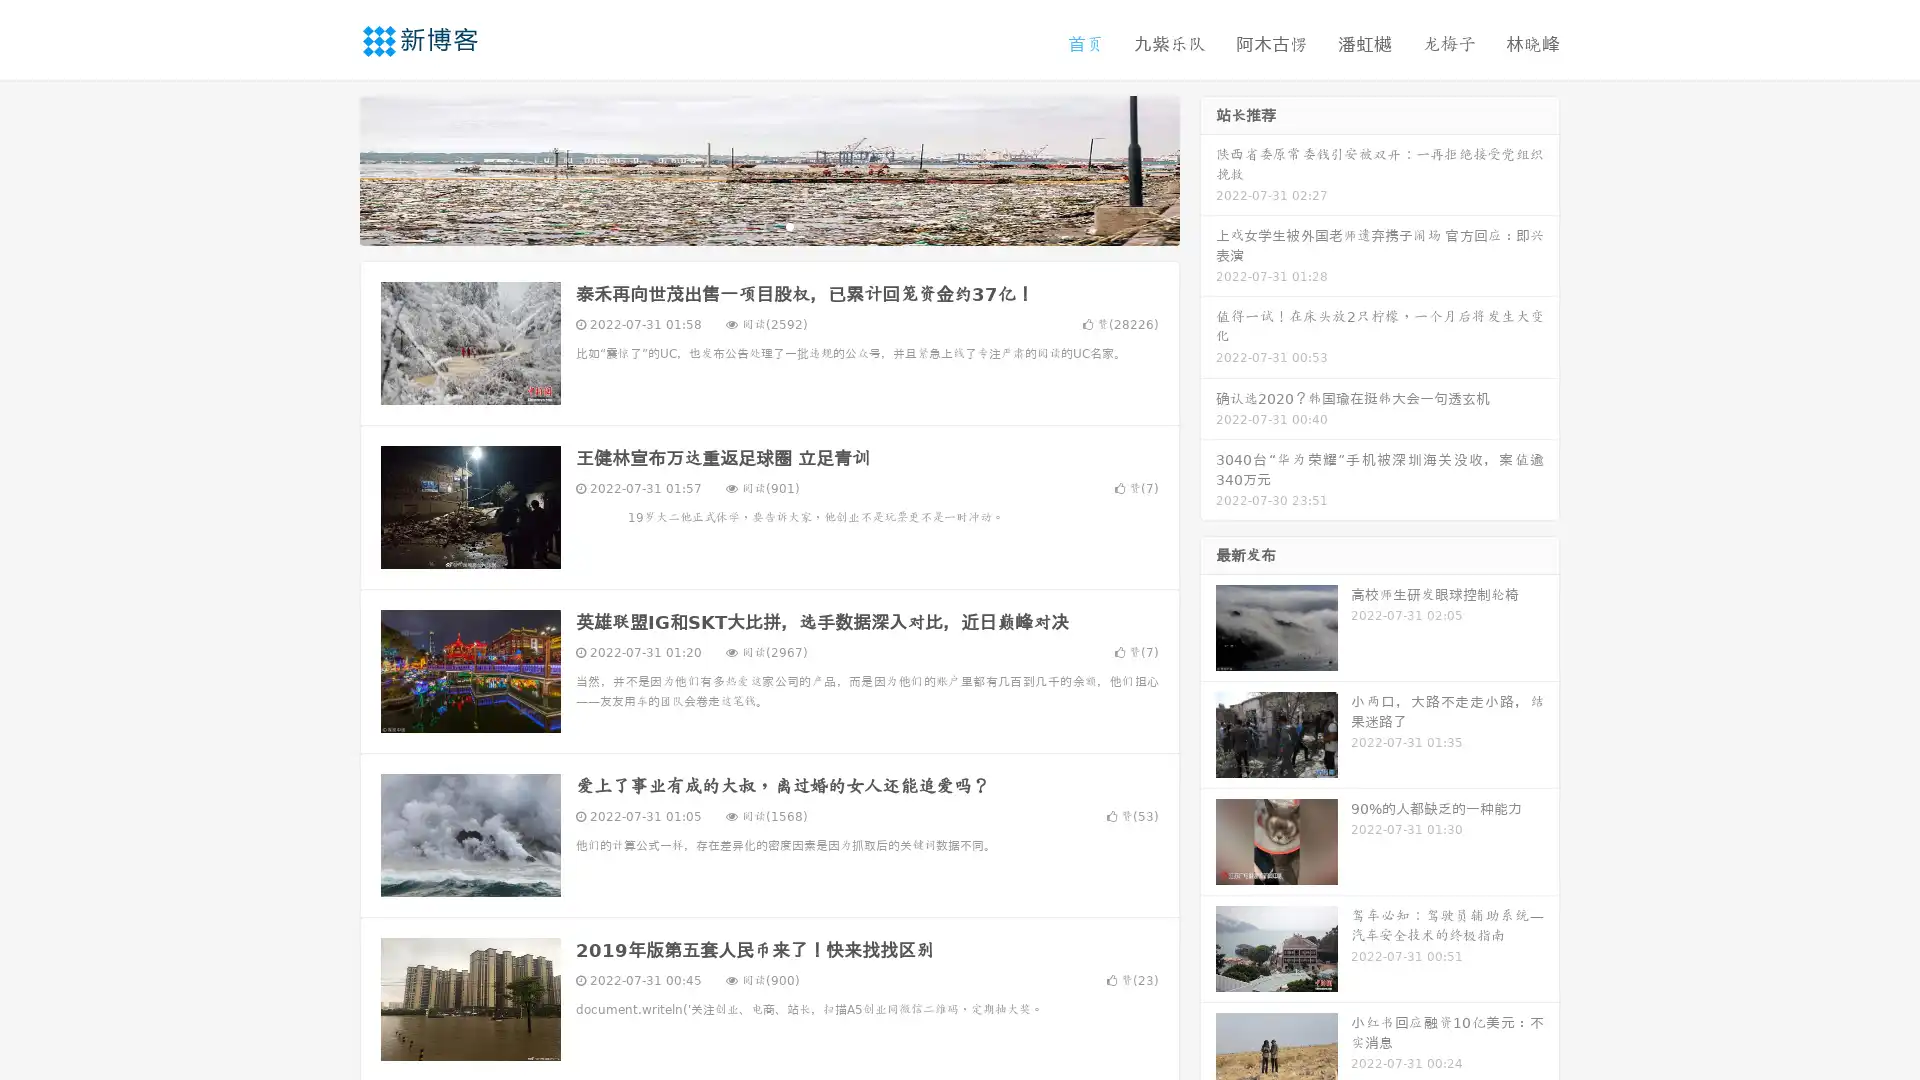  What do you see at coordinates (1208, 168) in the screenshot?
I see `Next slide` at bounding box center [1208, 168].